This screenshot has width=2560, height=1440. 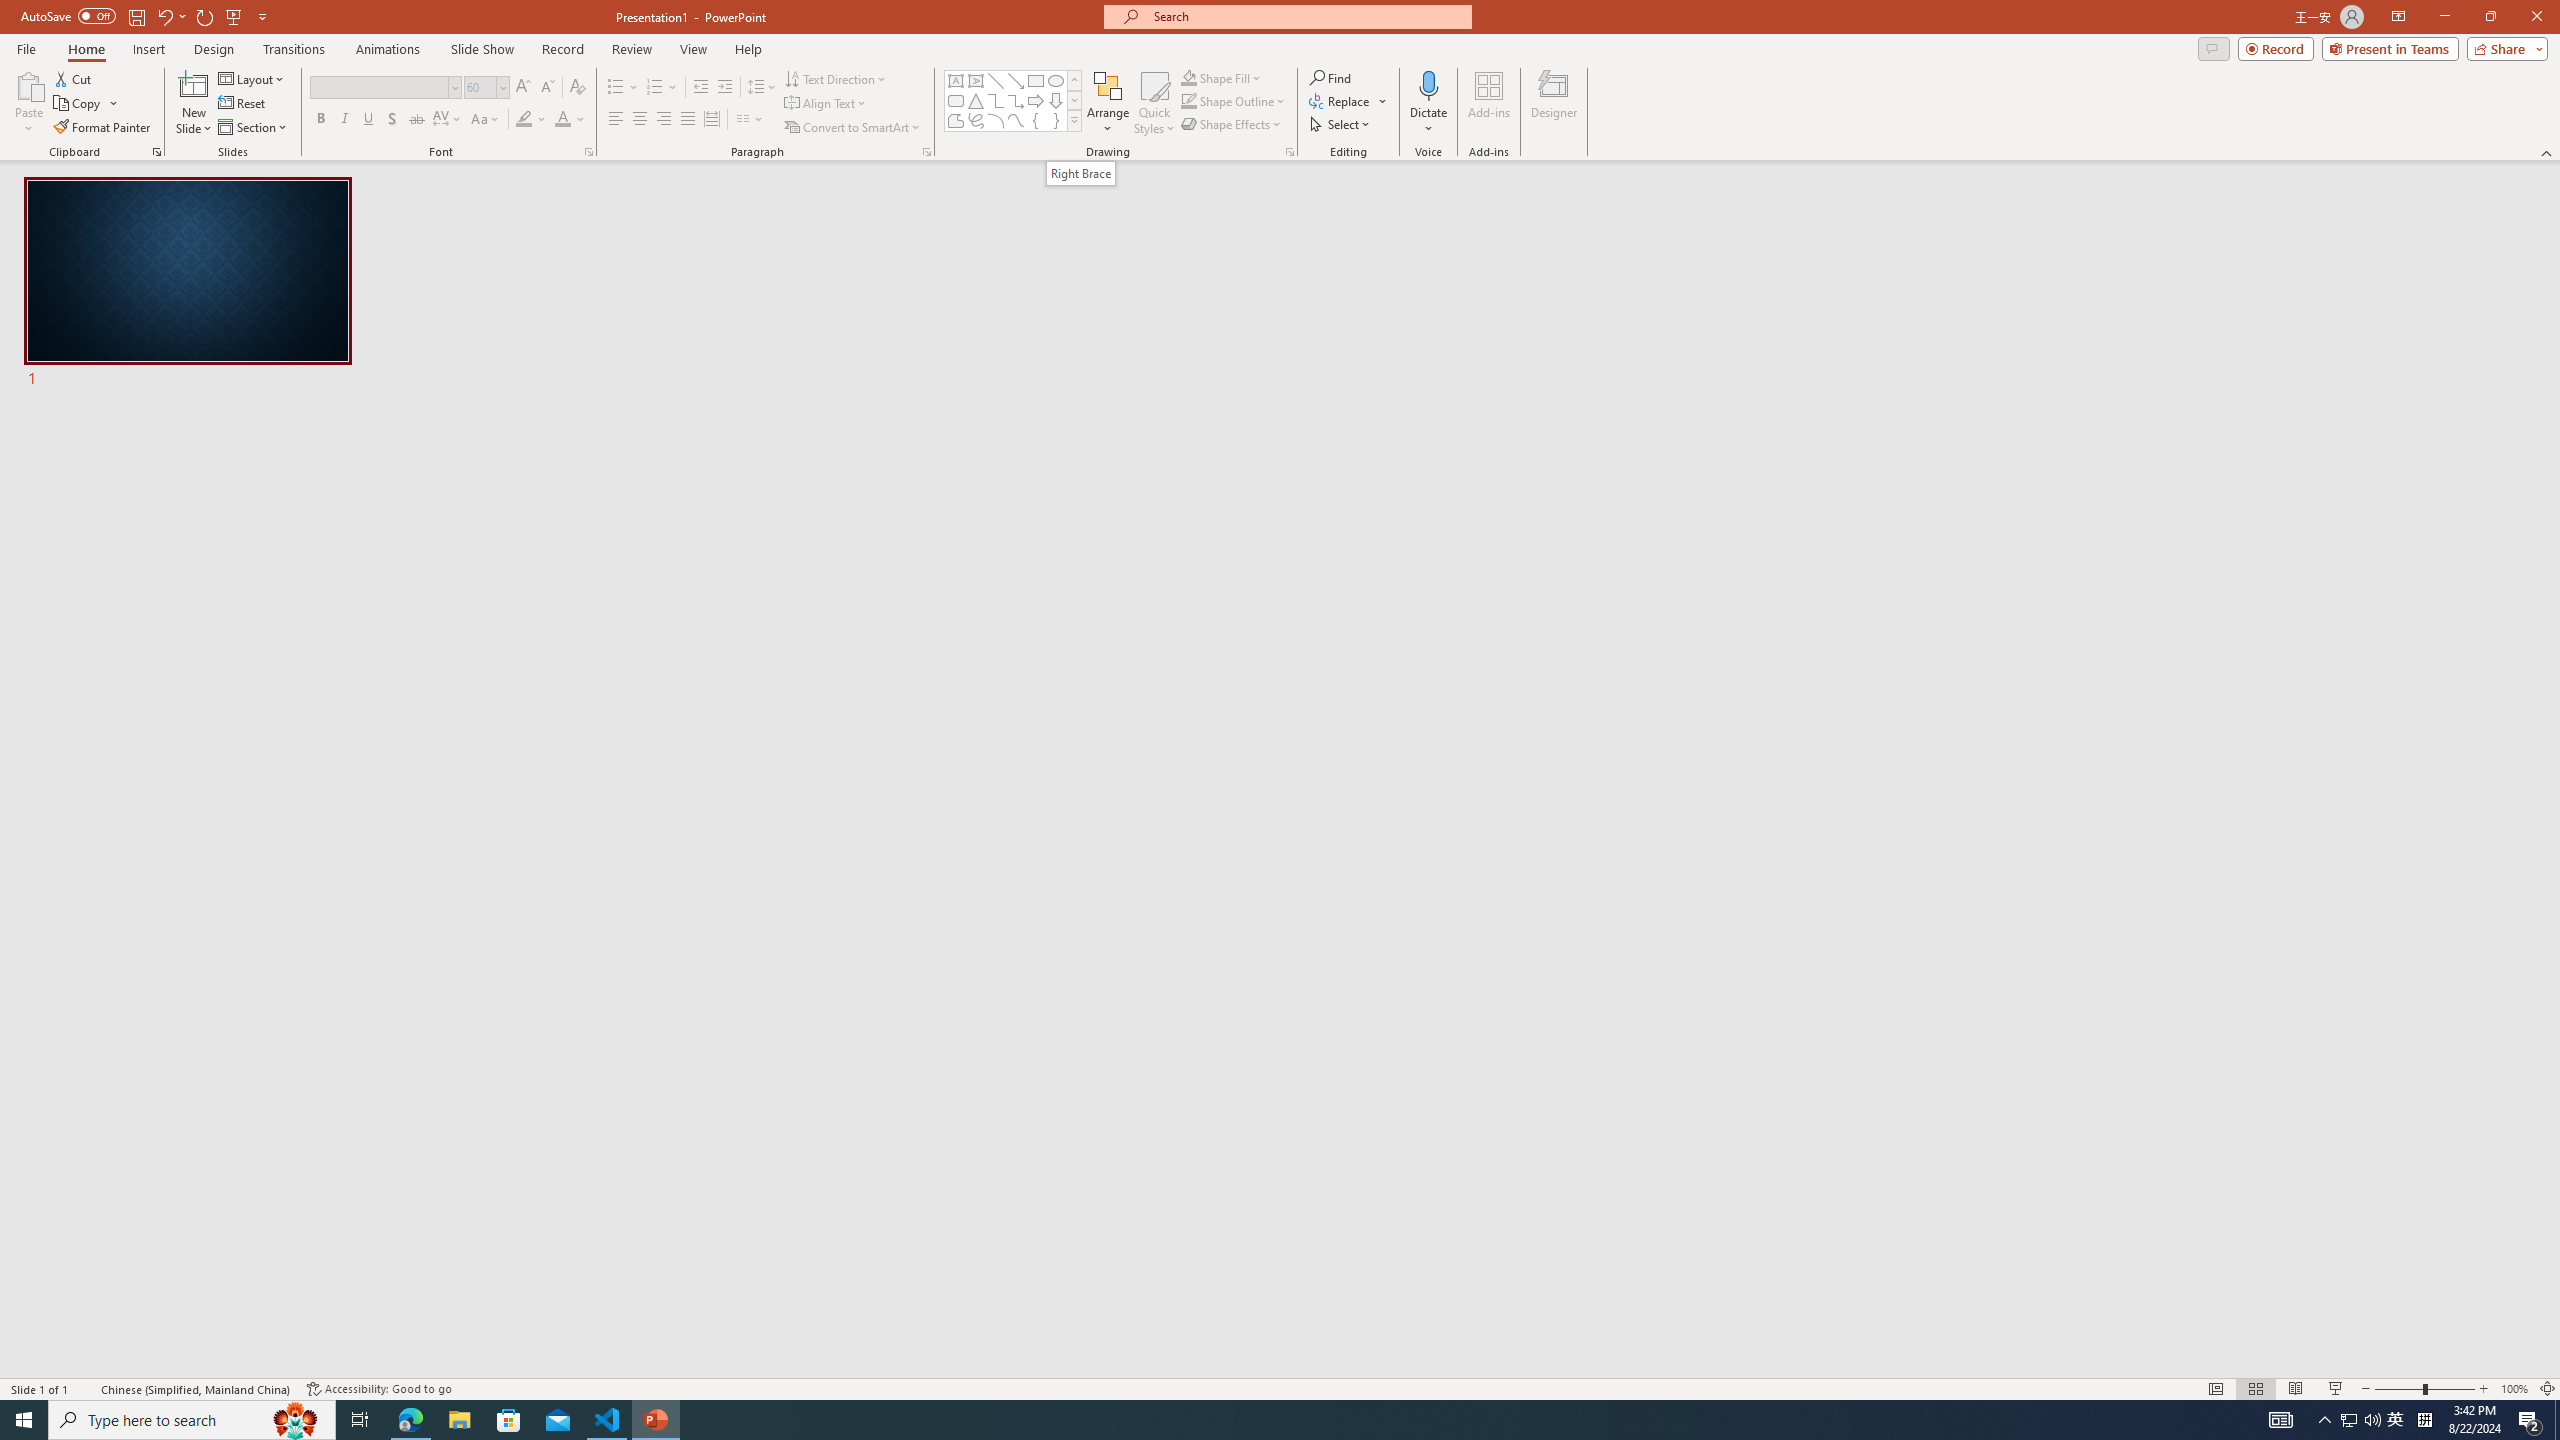 What do you see at coordinates (1108, 103) in the screenshot?
I see `'Arrange'` at bounding box center [1108, 103].